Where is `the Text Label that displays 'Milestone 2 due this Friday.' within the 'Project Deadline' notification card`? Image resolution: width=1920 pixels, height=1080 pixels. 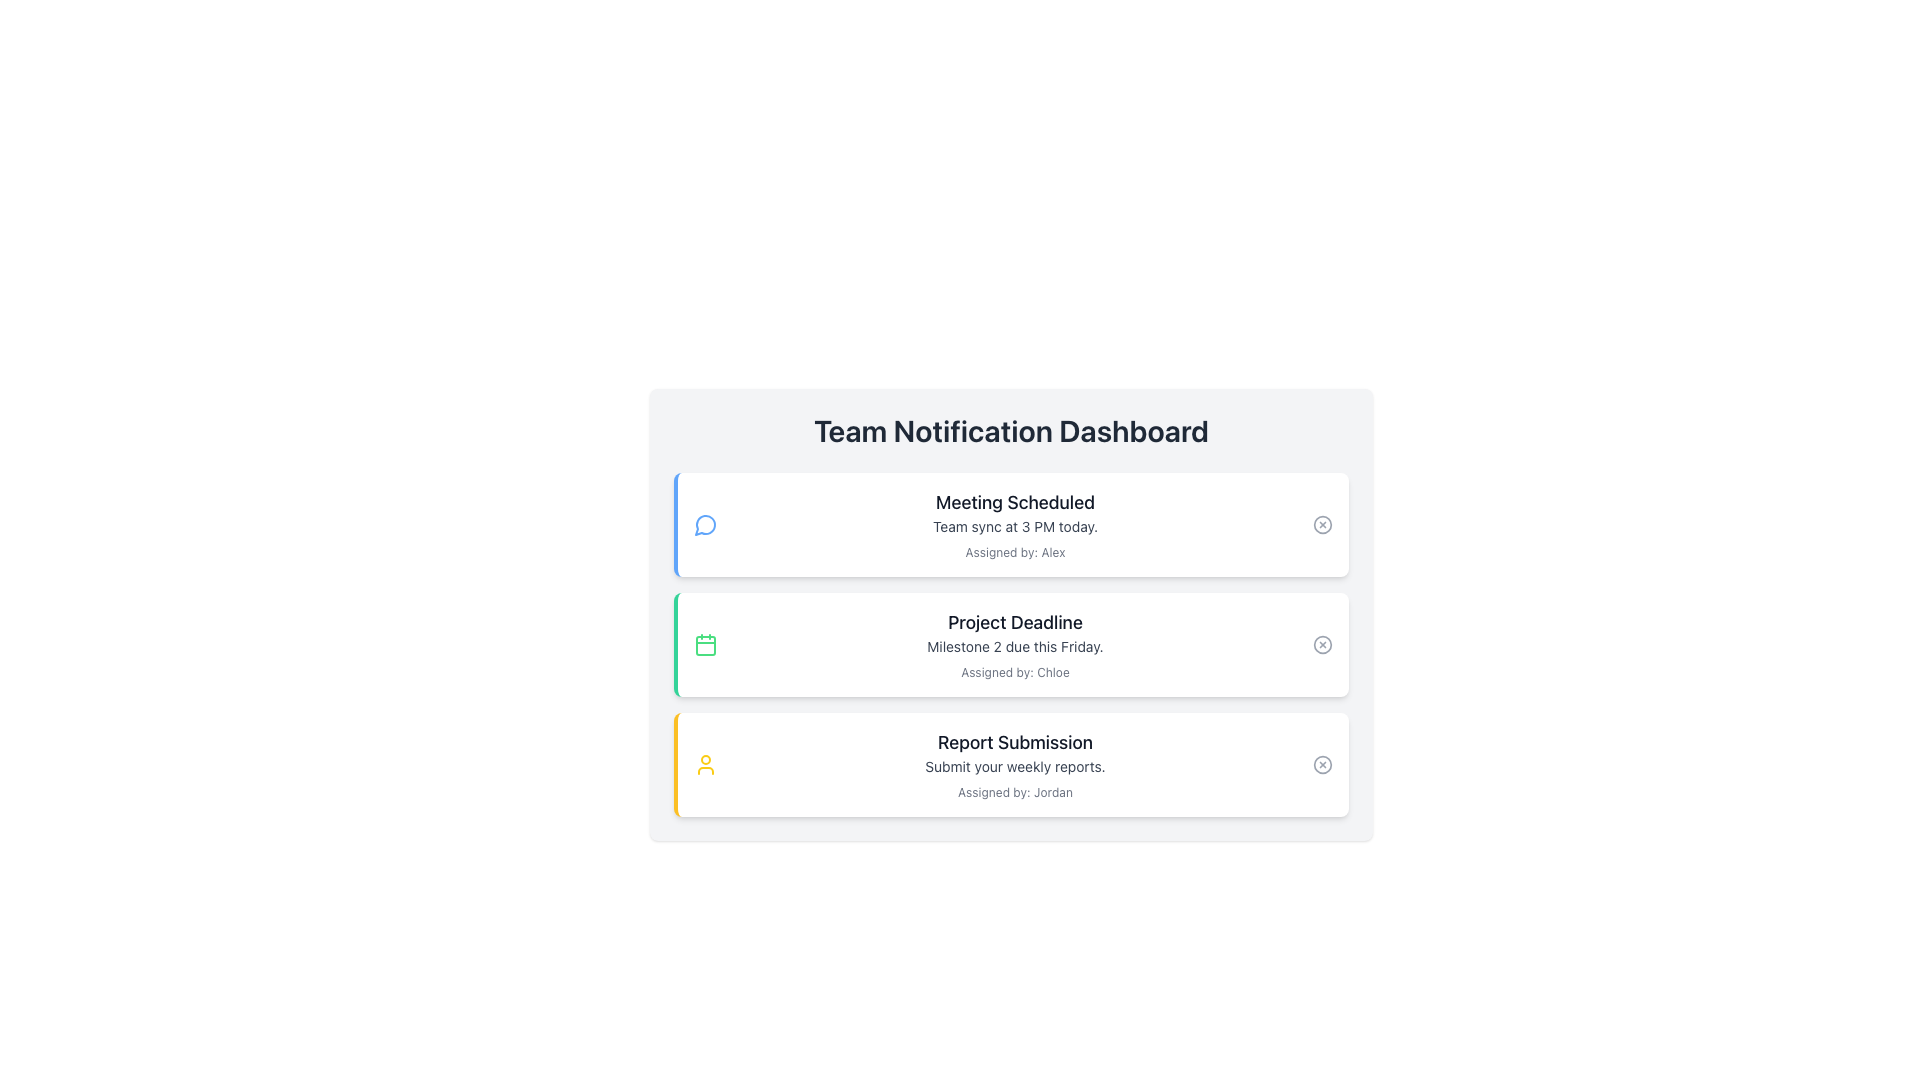
the Text Label that displays 'Milestone 2 due this Friday.' within the 'Project Deadline' notification card is located at coordinates (1015, 647).